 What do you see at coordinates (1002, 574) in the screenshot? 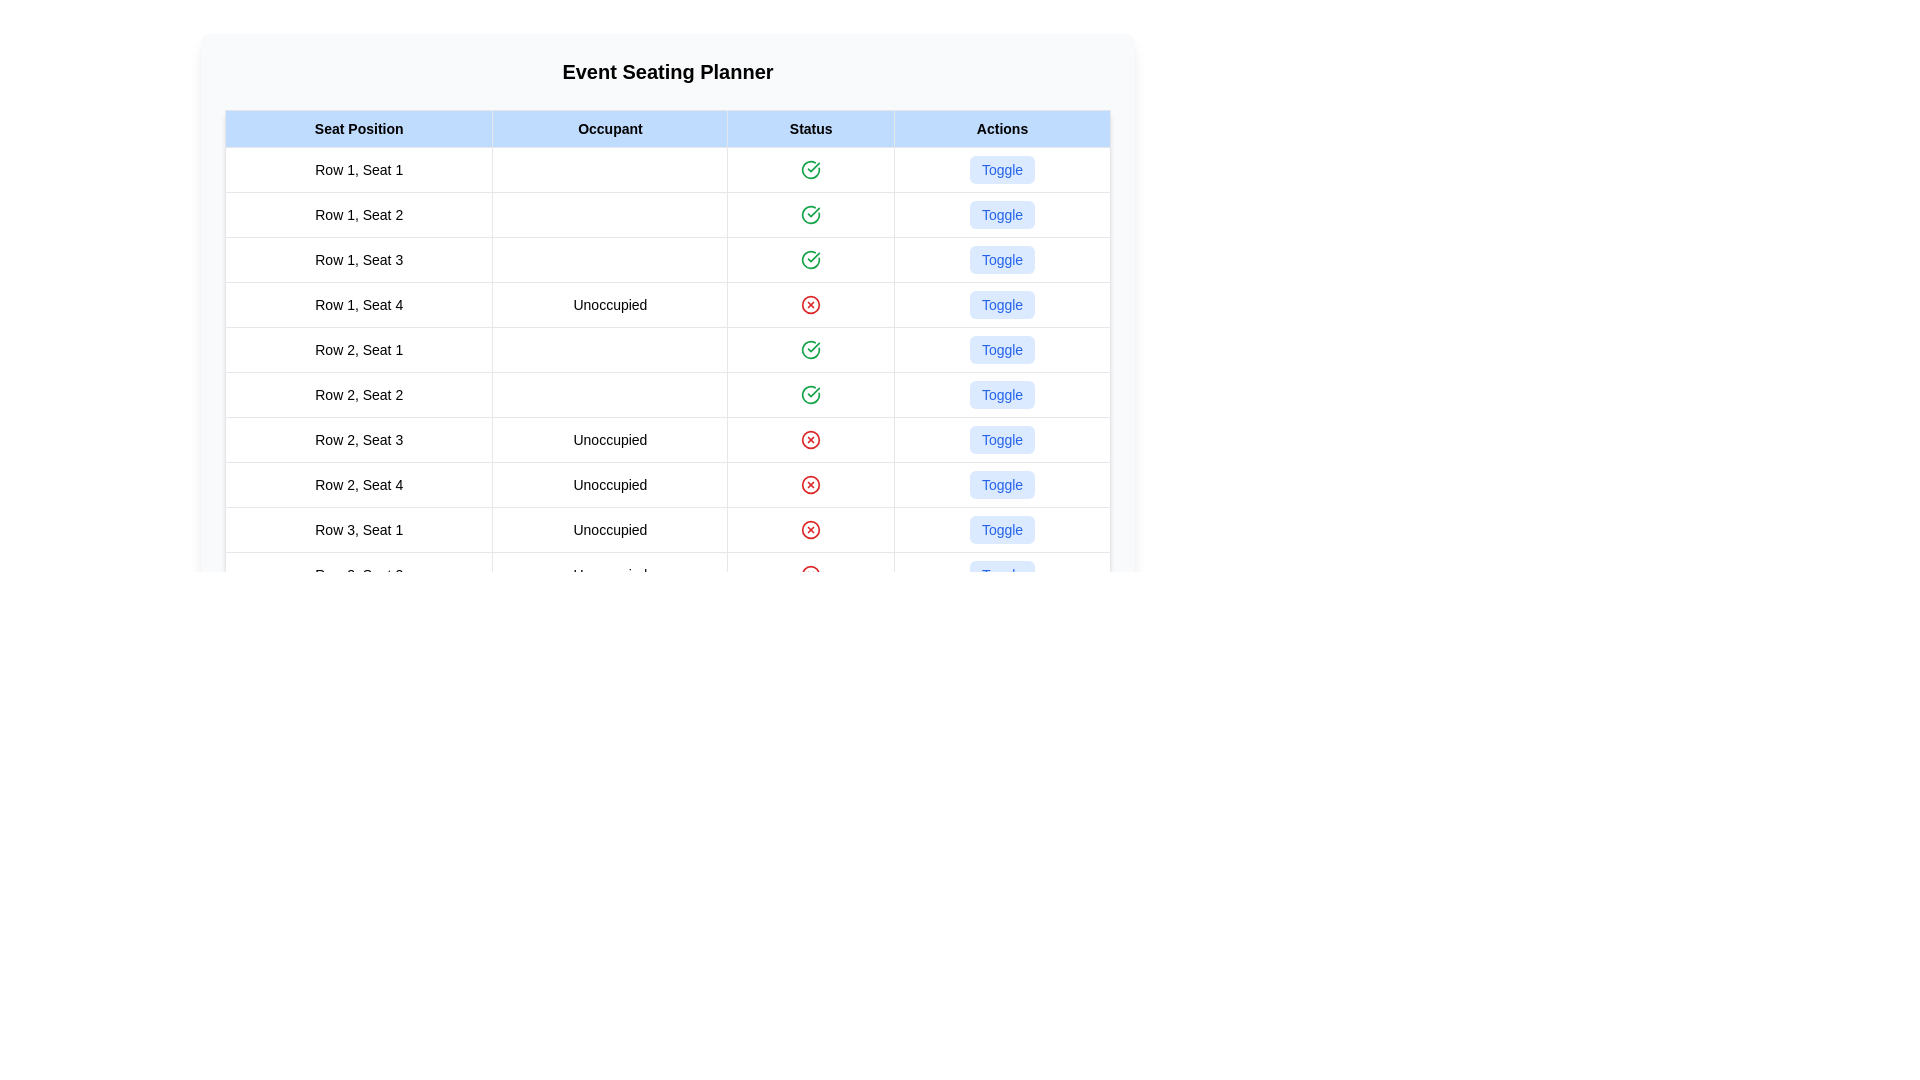
I see `the 'Toggle' button with a light blue background and blue text located in the 'Actions' column of the 'Event Seating Planner' table` at bounding box center [1002, 574].